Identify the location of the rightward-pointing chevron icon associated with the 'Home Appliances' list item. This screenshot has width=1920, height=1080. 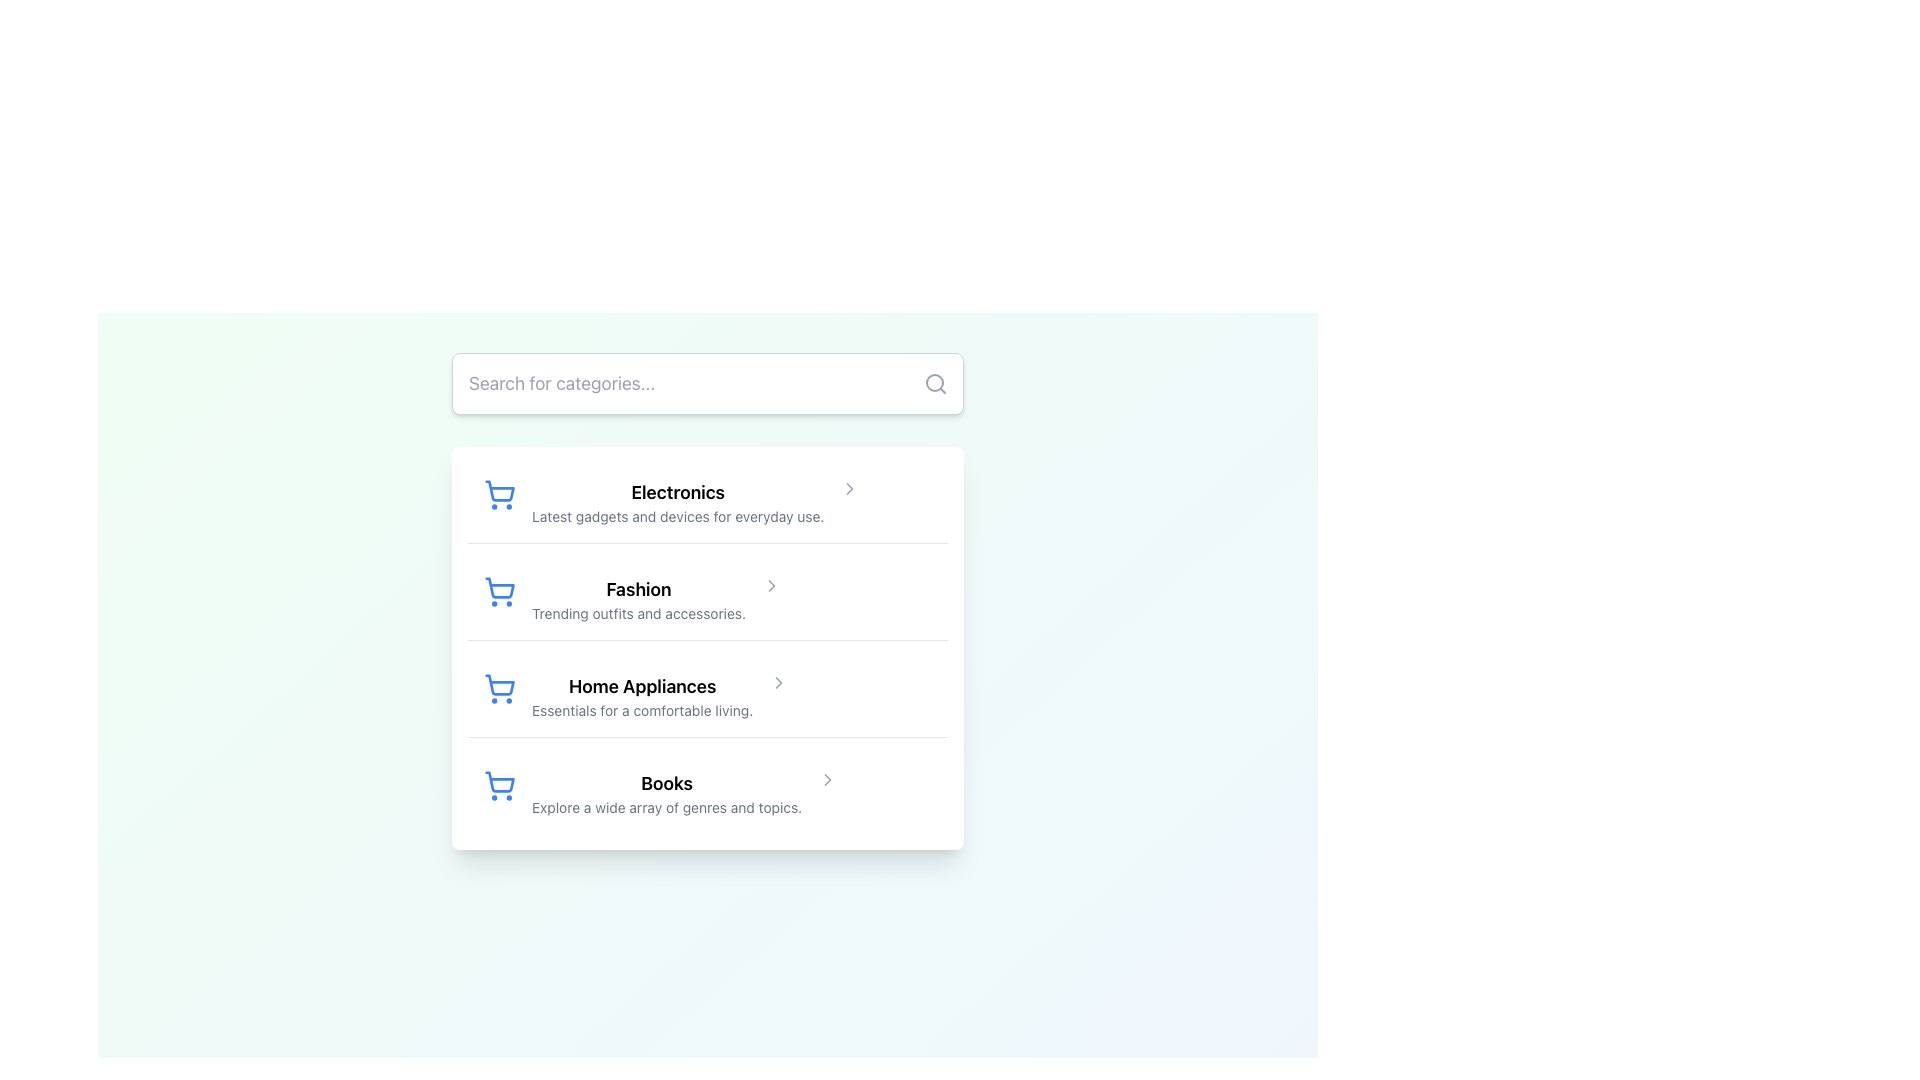
(778, 681).